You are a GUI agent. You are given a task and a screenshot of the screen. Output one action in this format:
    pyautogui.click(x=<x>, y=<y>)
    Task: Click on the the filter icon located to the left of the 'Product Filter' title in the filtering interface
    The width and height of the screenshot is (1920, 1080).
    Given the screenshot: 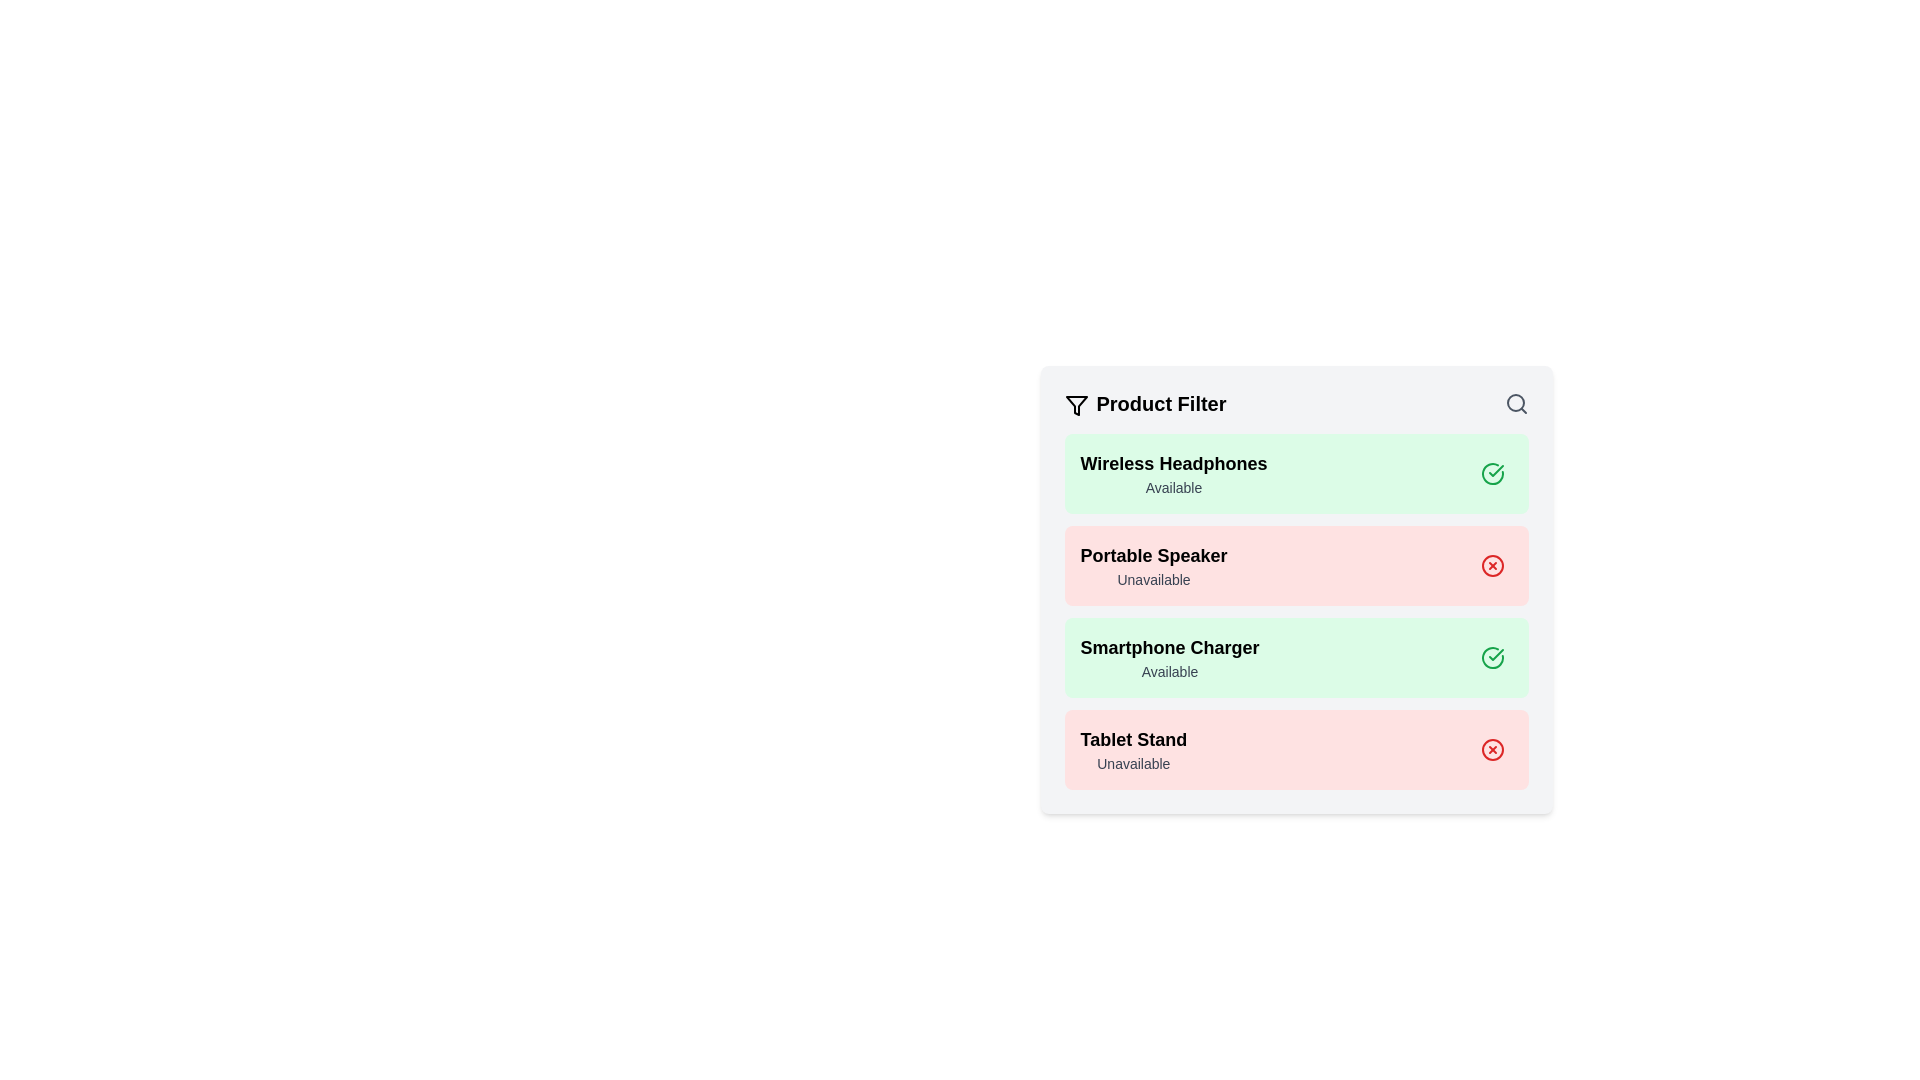 What is the action you would take?
    pyautogui.click(x=1075, y=405)
    